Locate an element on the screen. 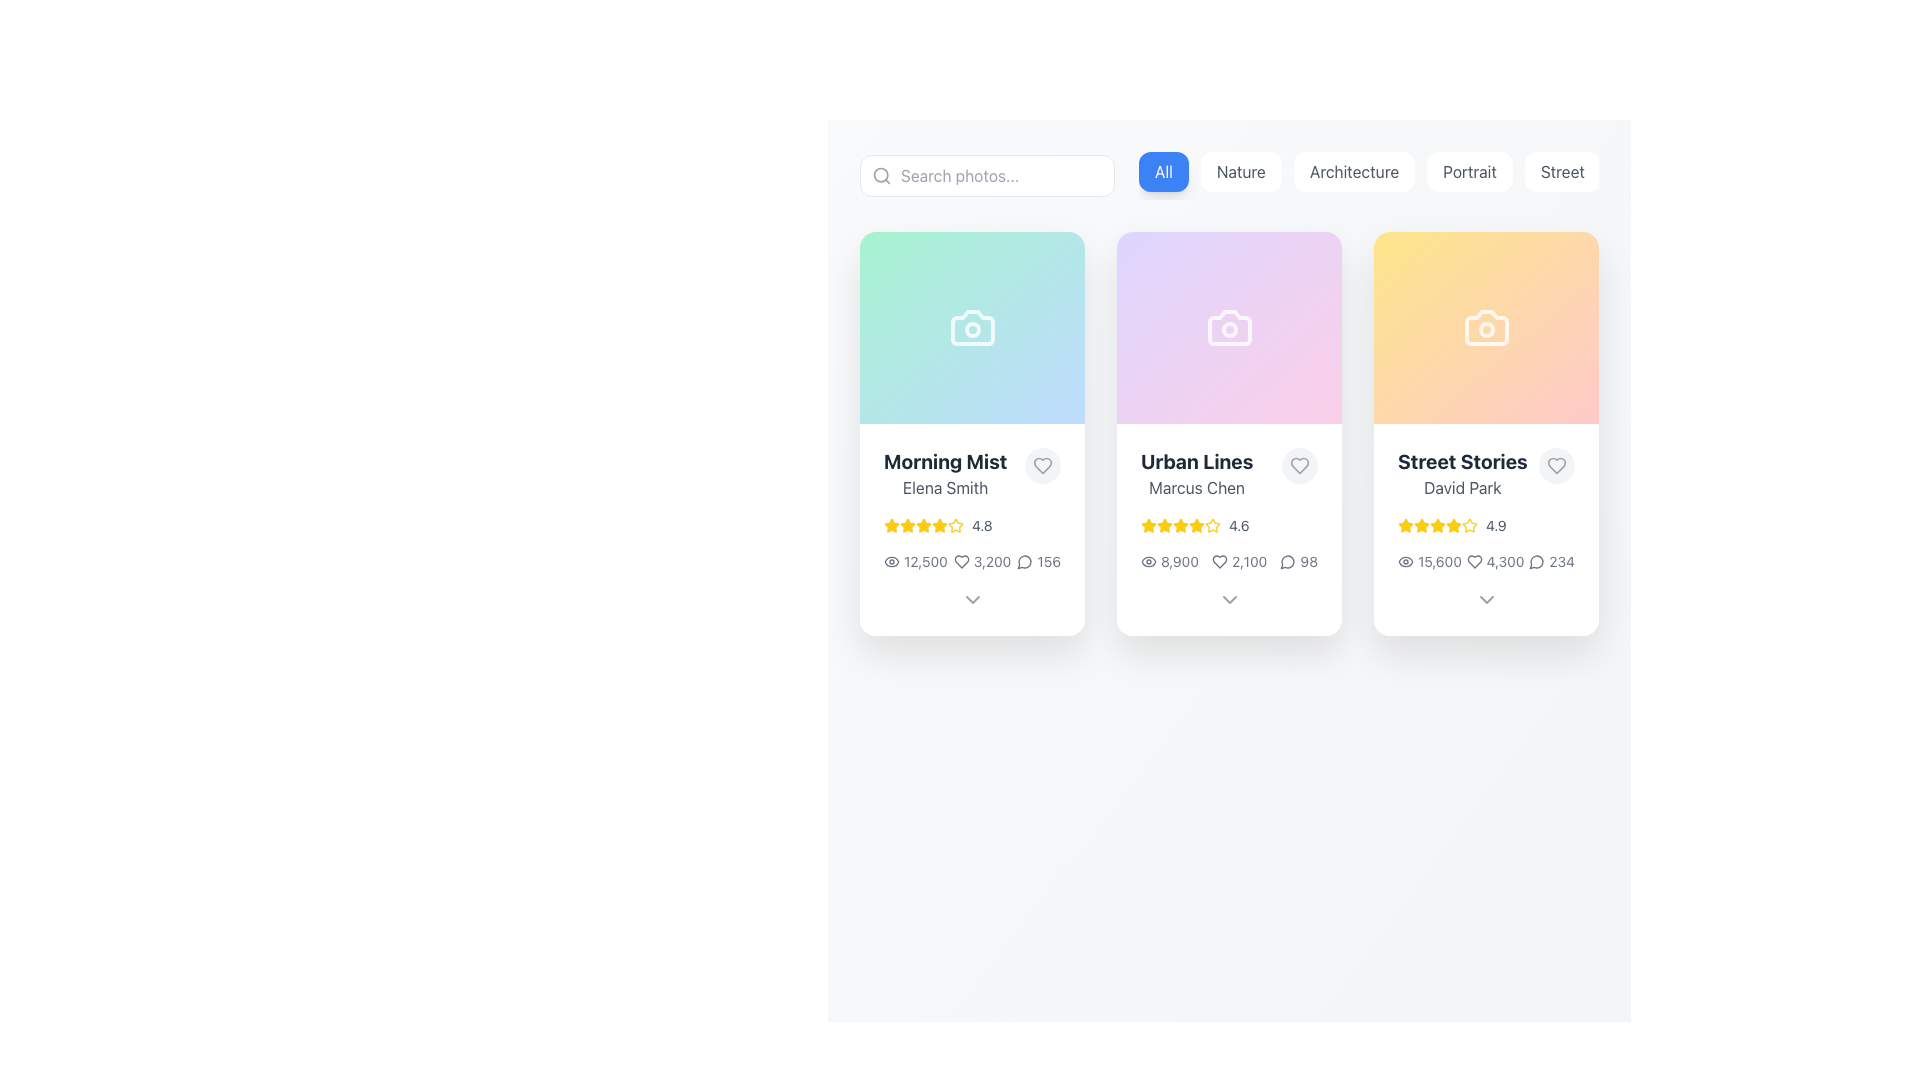 The width and height of the screenshot is (1920, 1080). the downward chevron icon located at the bottom section of the leftmost card labeled 'Morning Mist' is located at coordinates (972, 599).